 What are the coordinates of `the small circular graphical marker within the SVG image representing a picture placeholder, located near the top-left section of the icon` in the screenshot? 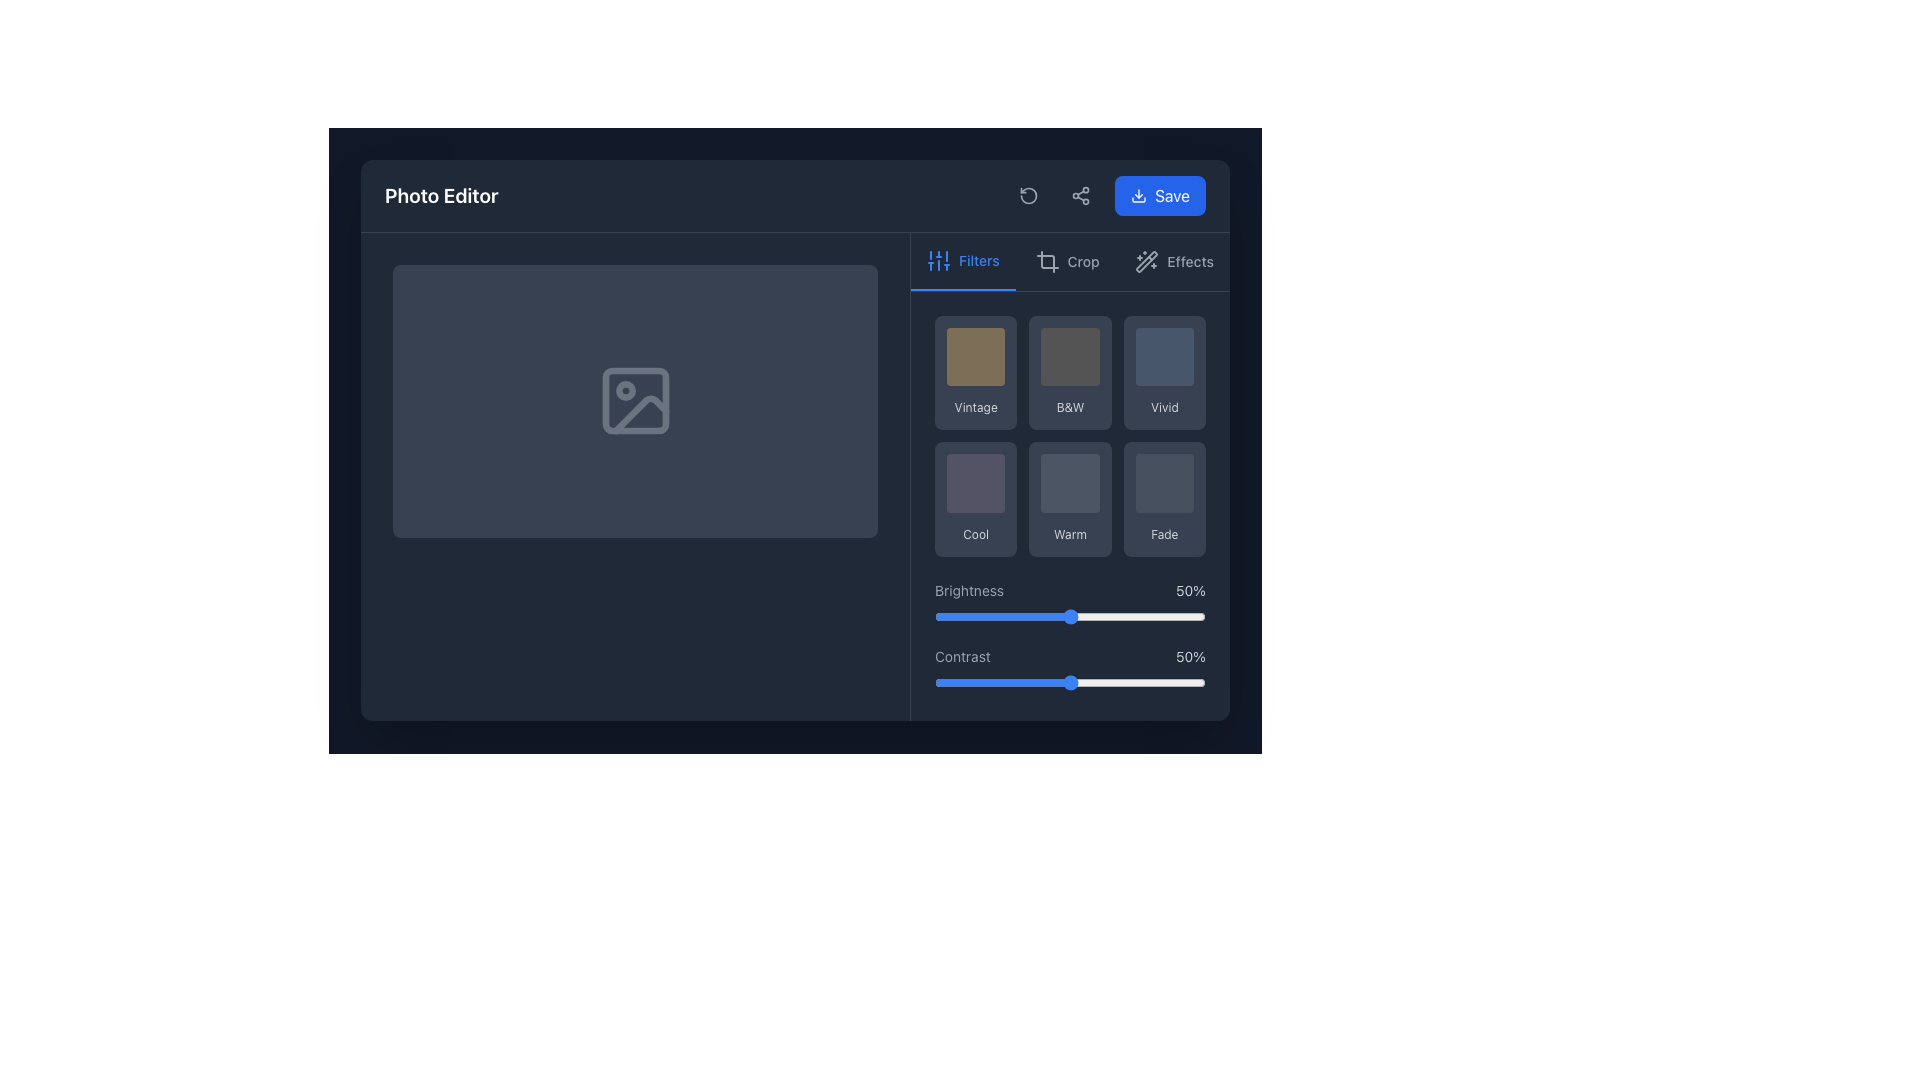 It's located at (624, 391).